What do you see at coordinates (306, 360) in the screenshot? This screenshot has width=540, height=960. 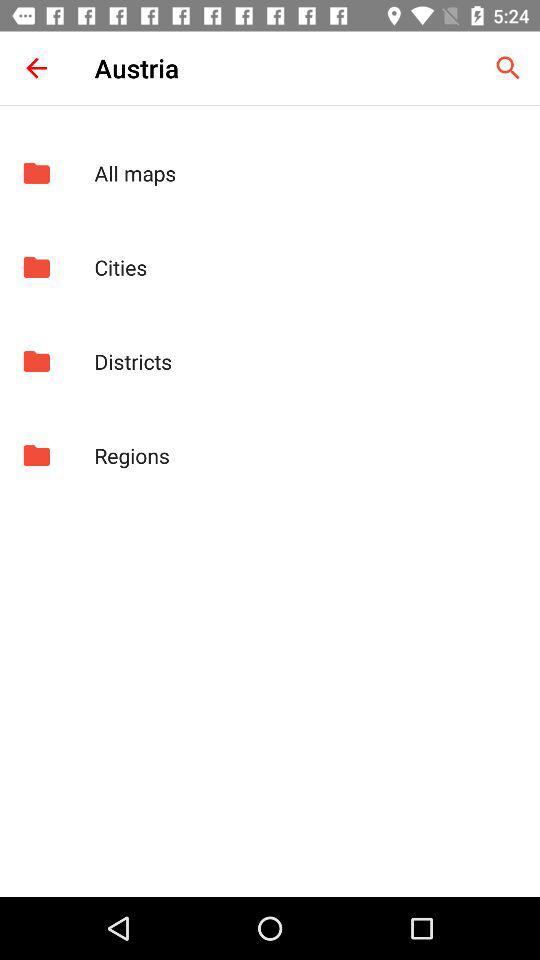 I see `the icon above regions icon` at bounding box center [306, 360].